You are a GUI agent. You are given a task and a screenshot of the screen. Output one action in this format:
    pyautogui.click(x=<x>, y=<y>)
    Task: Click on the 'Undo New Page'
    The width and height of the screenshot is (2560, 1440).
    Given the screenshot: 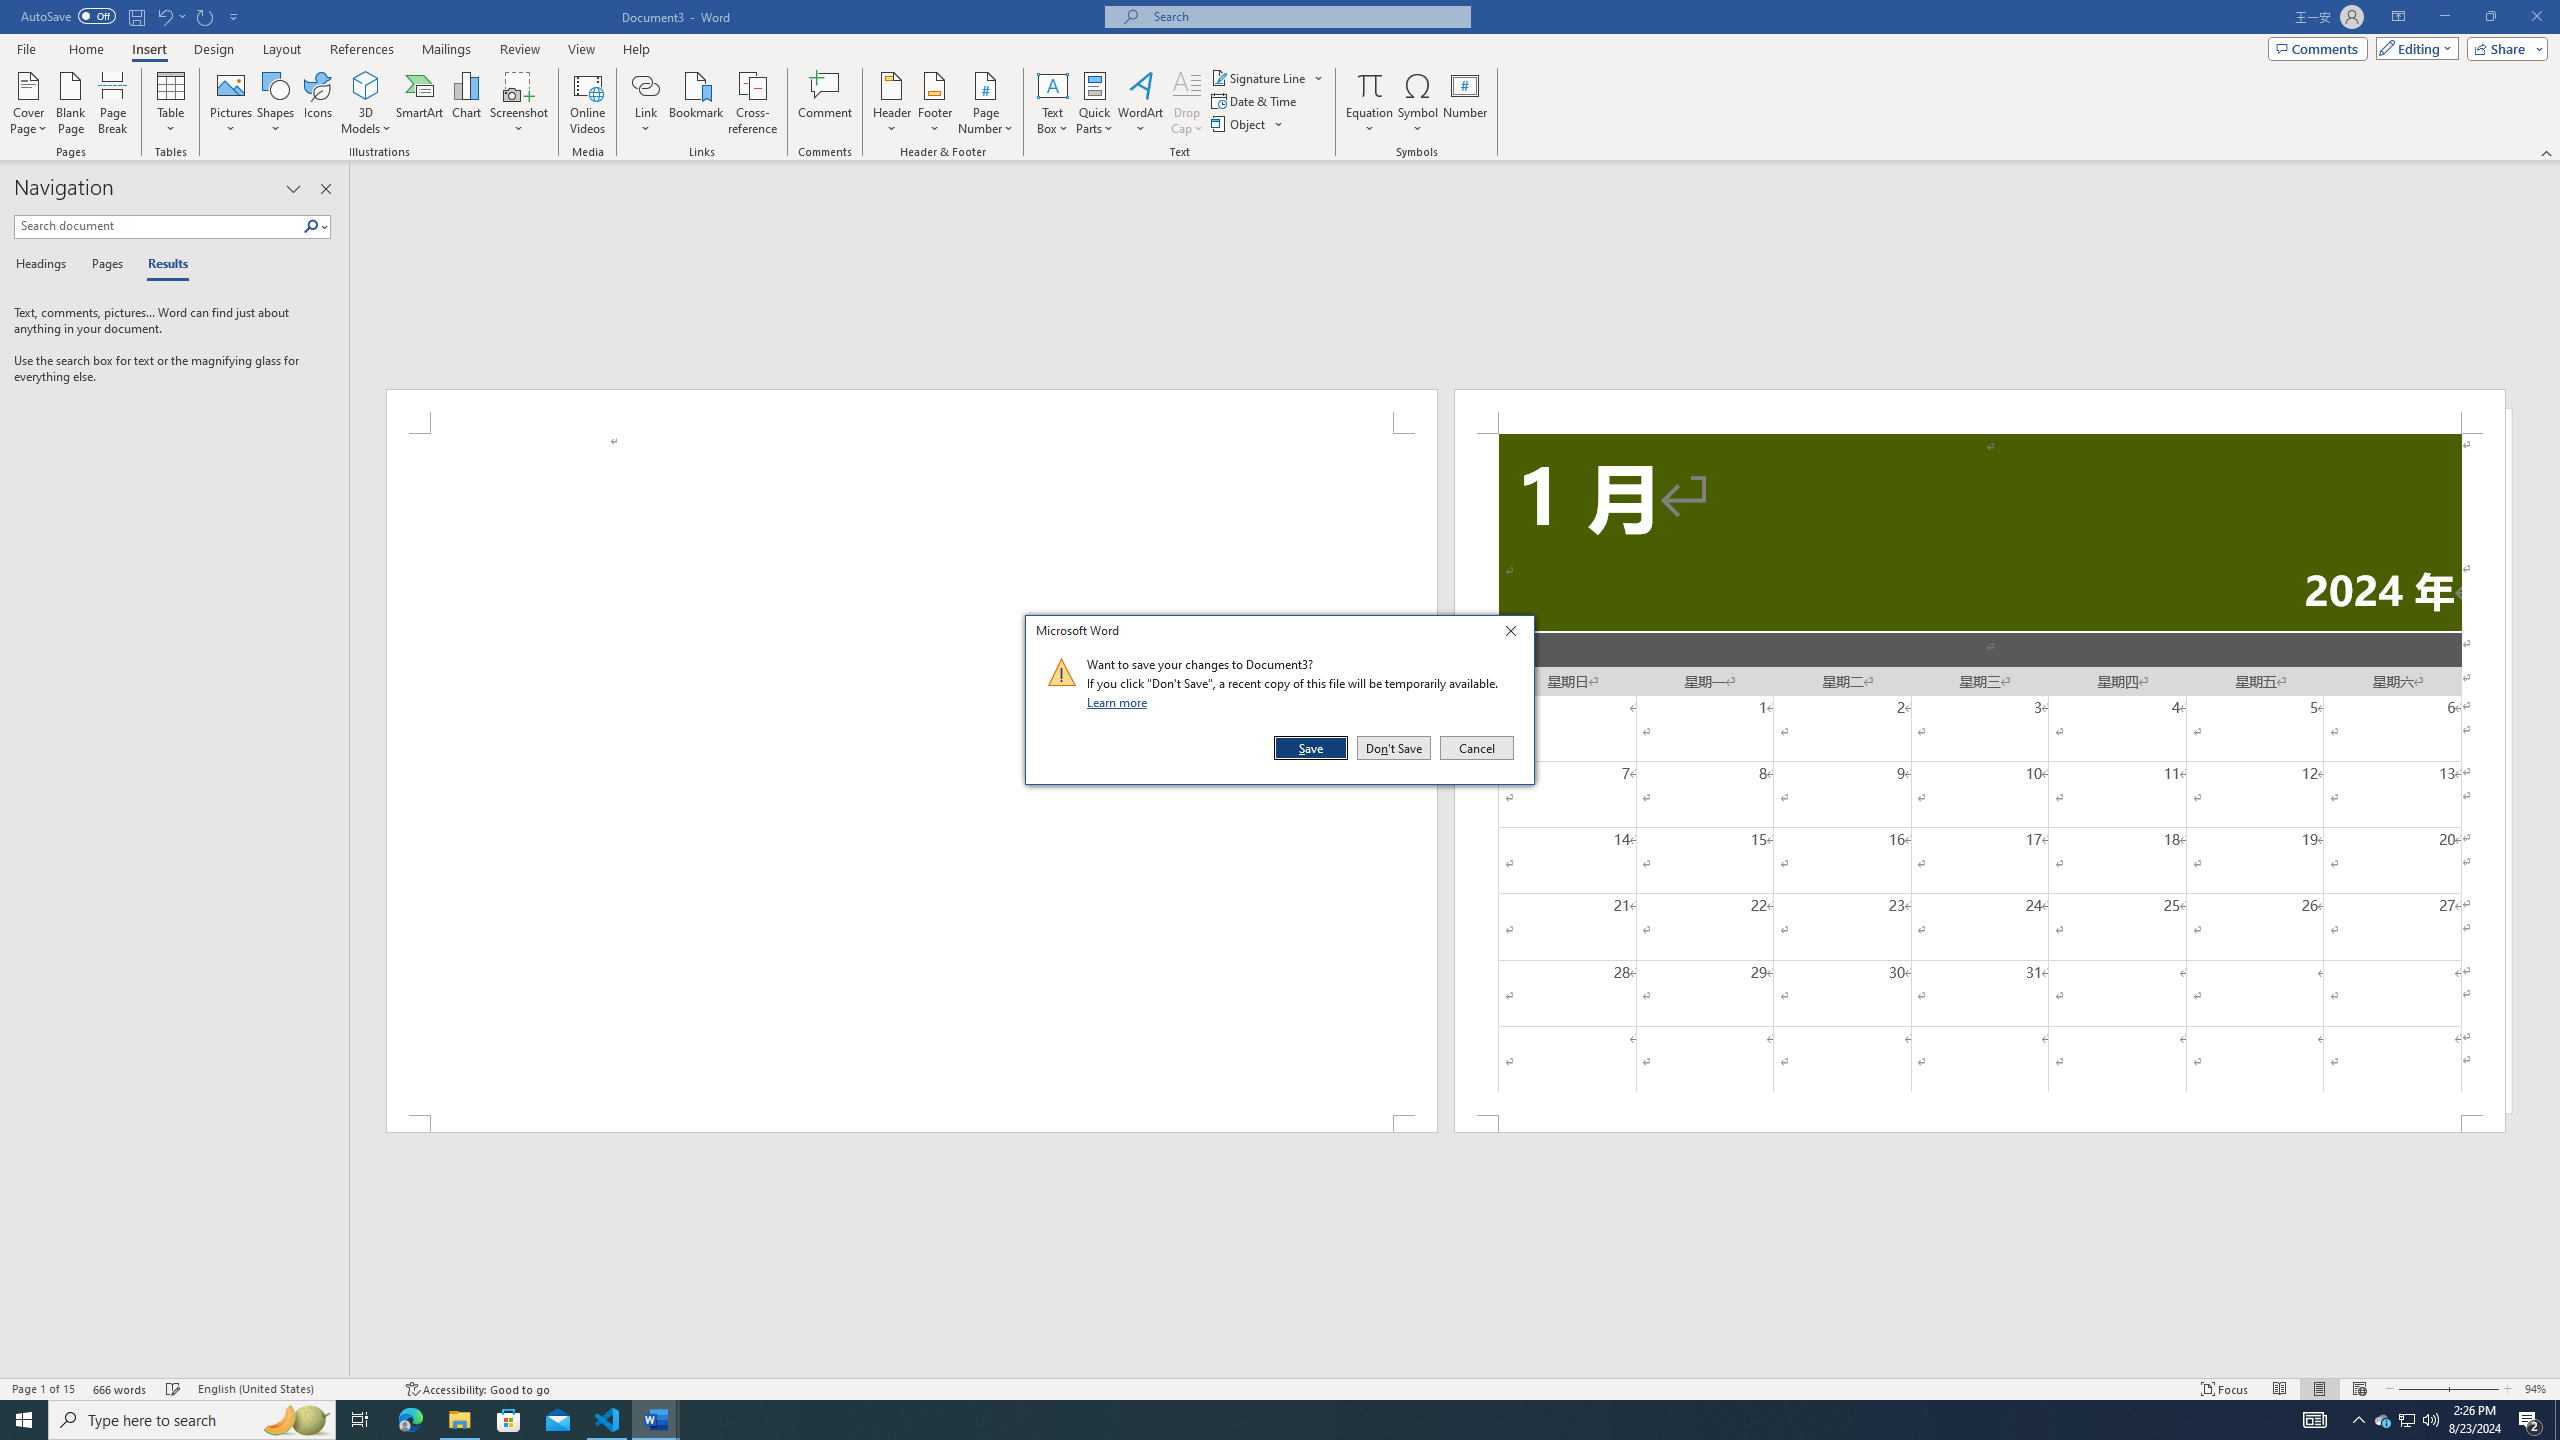 What is the action you would take?
    pyautogui.click(x=170, y=15)
    